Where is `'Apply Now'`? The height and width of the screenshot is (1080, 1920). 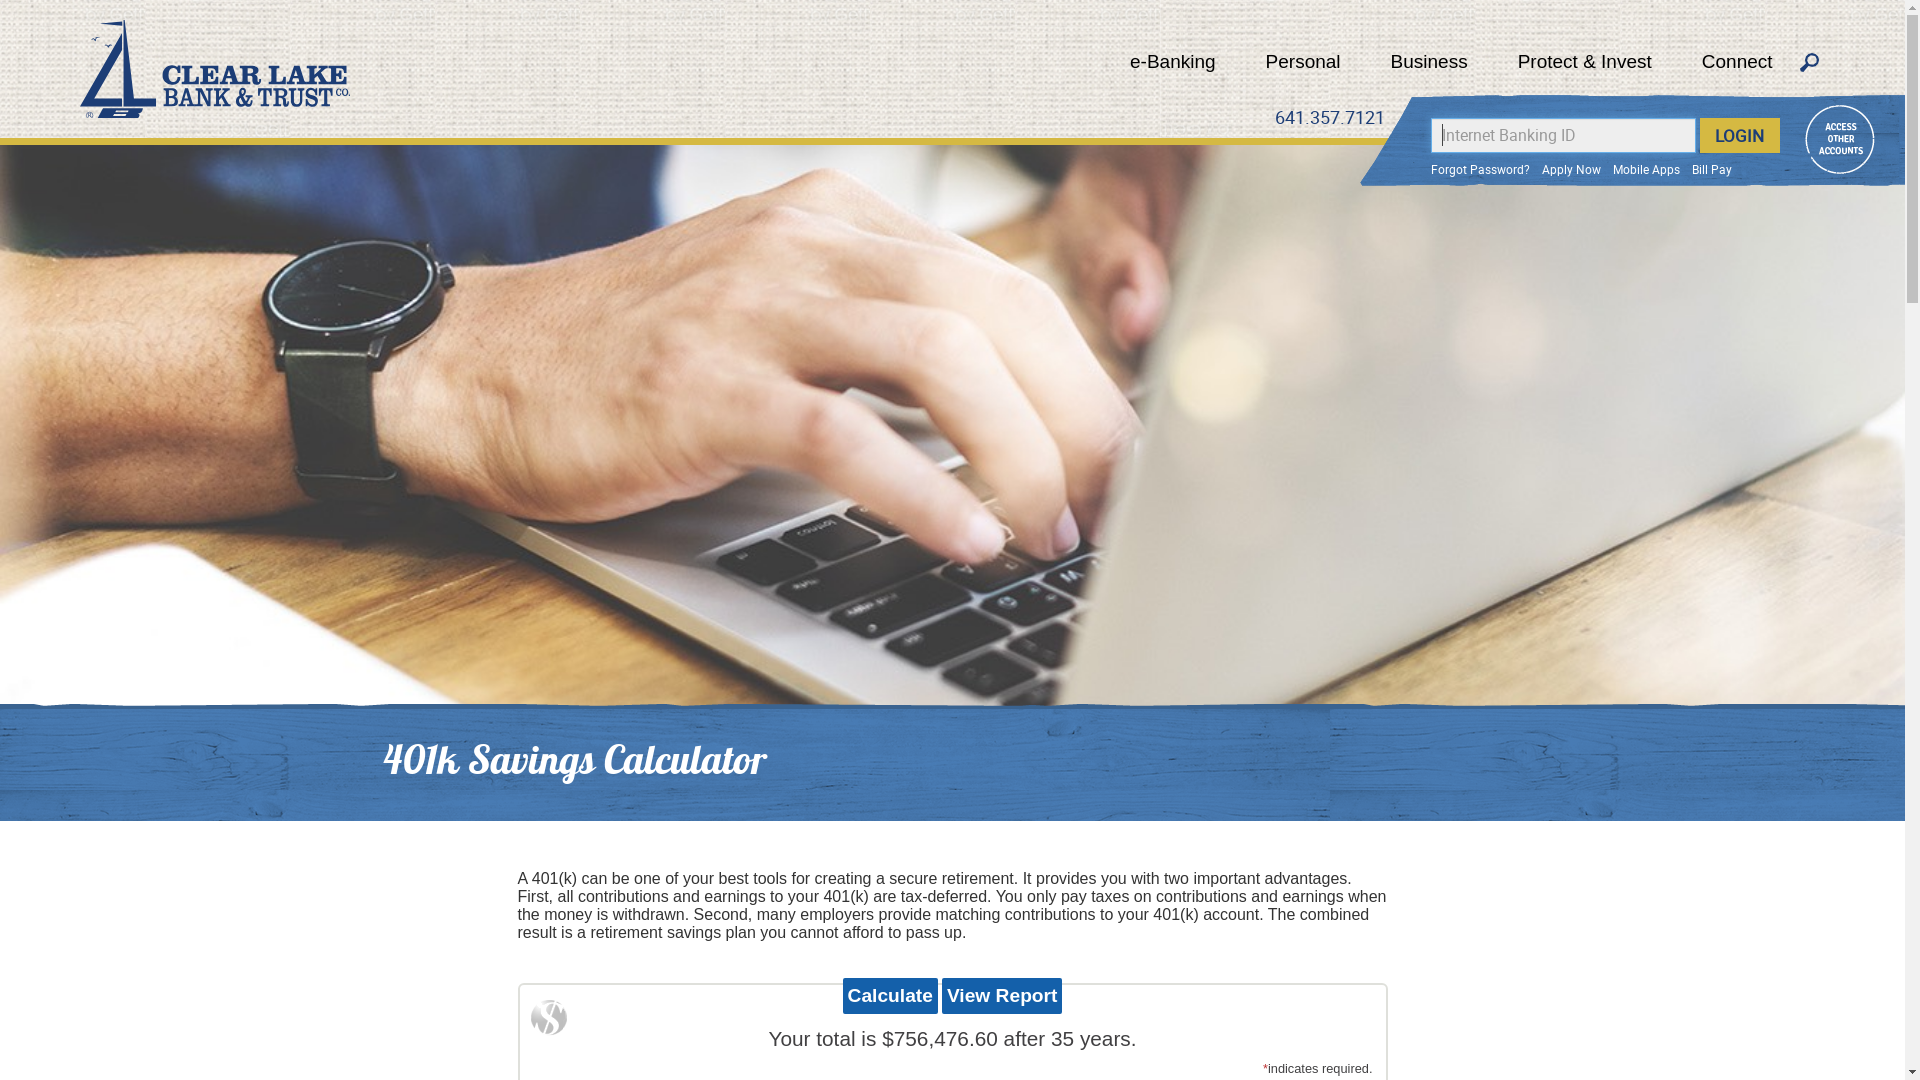
'Apply Now' is located at coordinates (1570, 168).